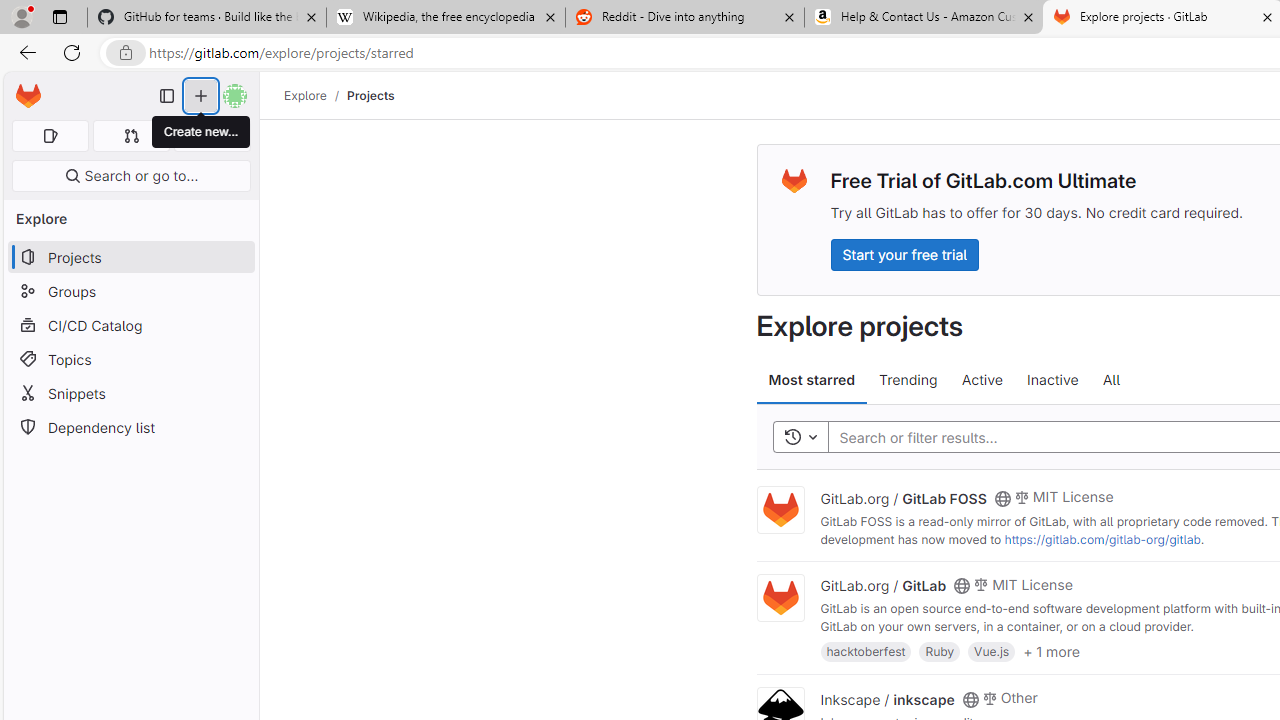 This screenshot has height=720, width=1280. What do you see at coordinates (907, 380) in the screenshot?
I see `'Trending'` at bounding box center [907, 380].